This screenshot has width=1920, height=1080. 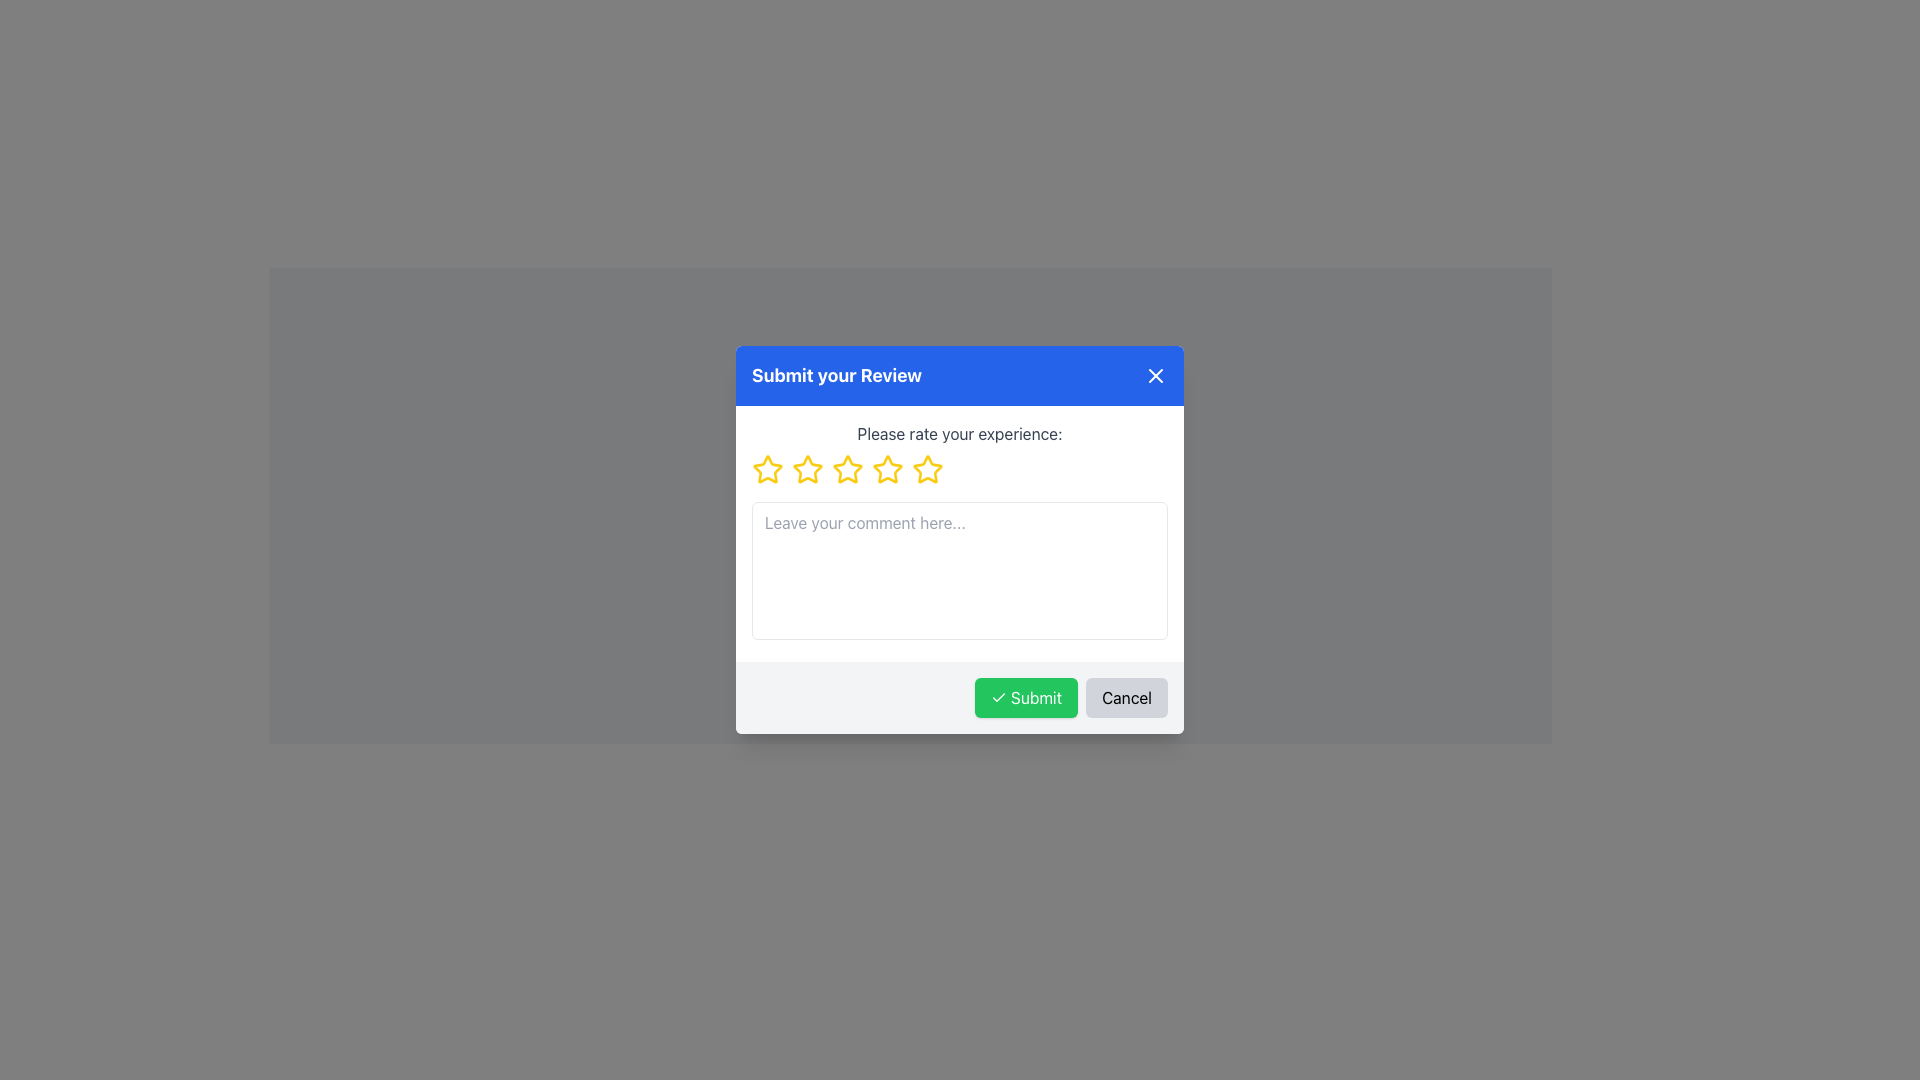 I want to click on the fourth star in the star rating system, so click(x=848, y=470).